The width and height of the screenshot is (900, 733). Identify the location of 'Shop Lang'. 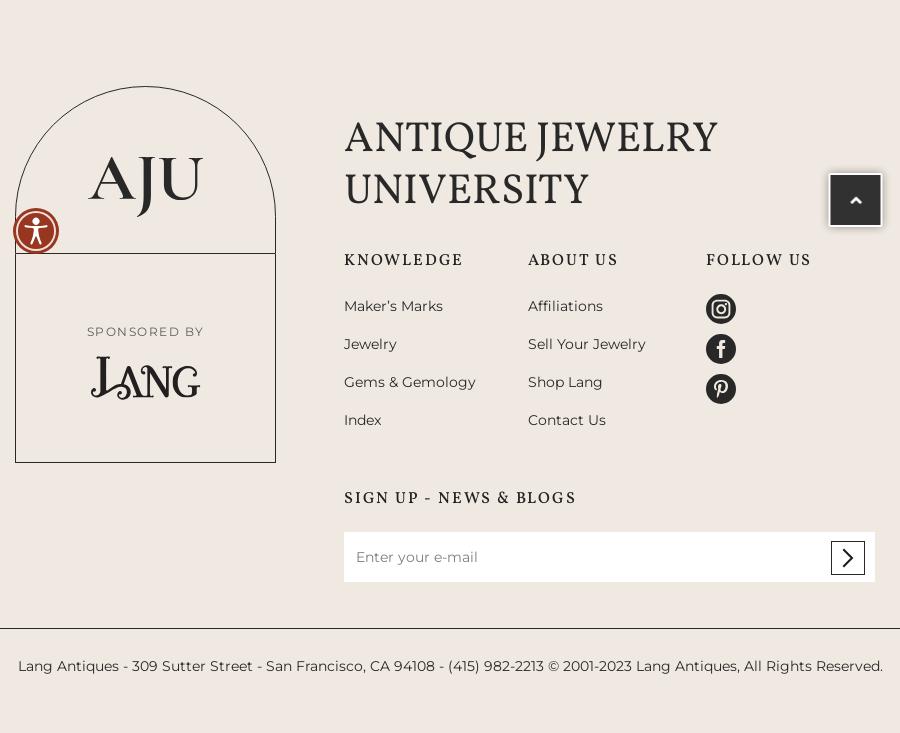
(526, 381).